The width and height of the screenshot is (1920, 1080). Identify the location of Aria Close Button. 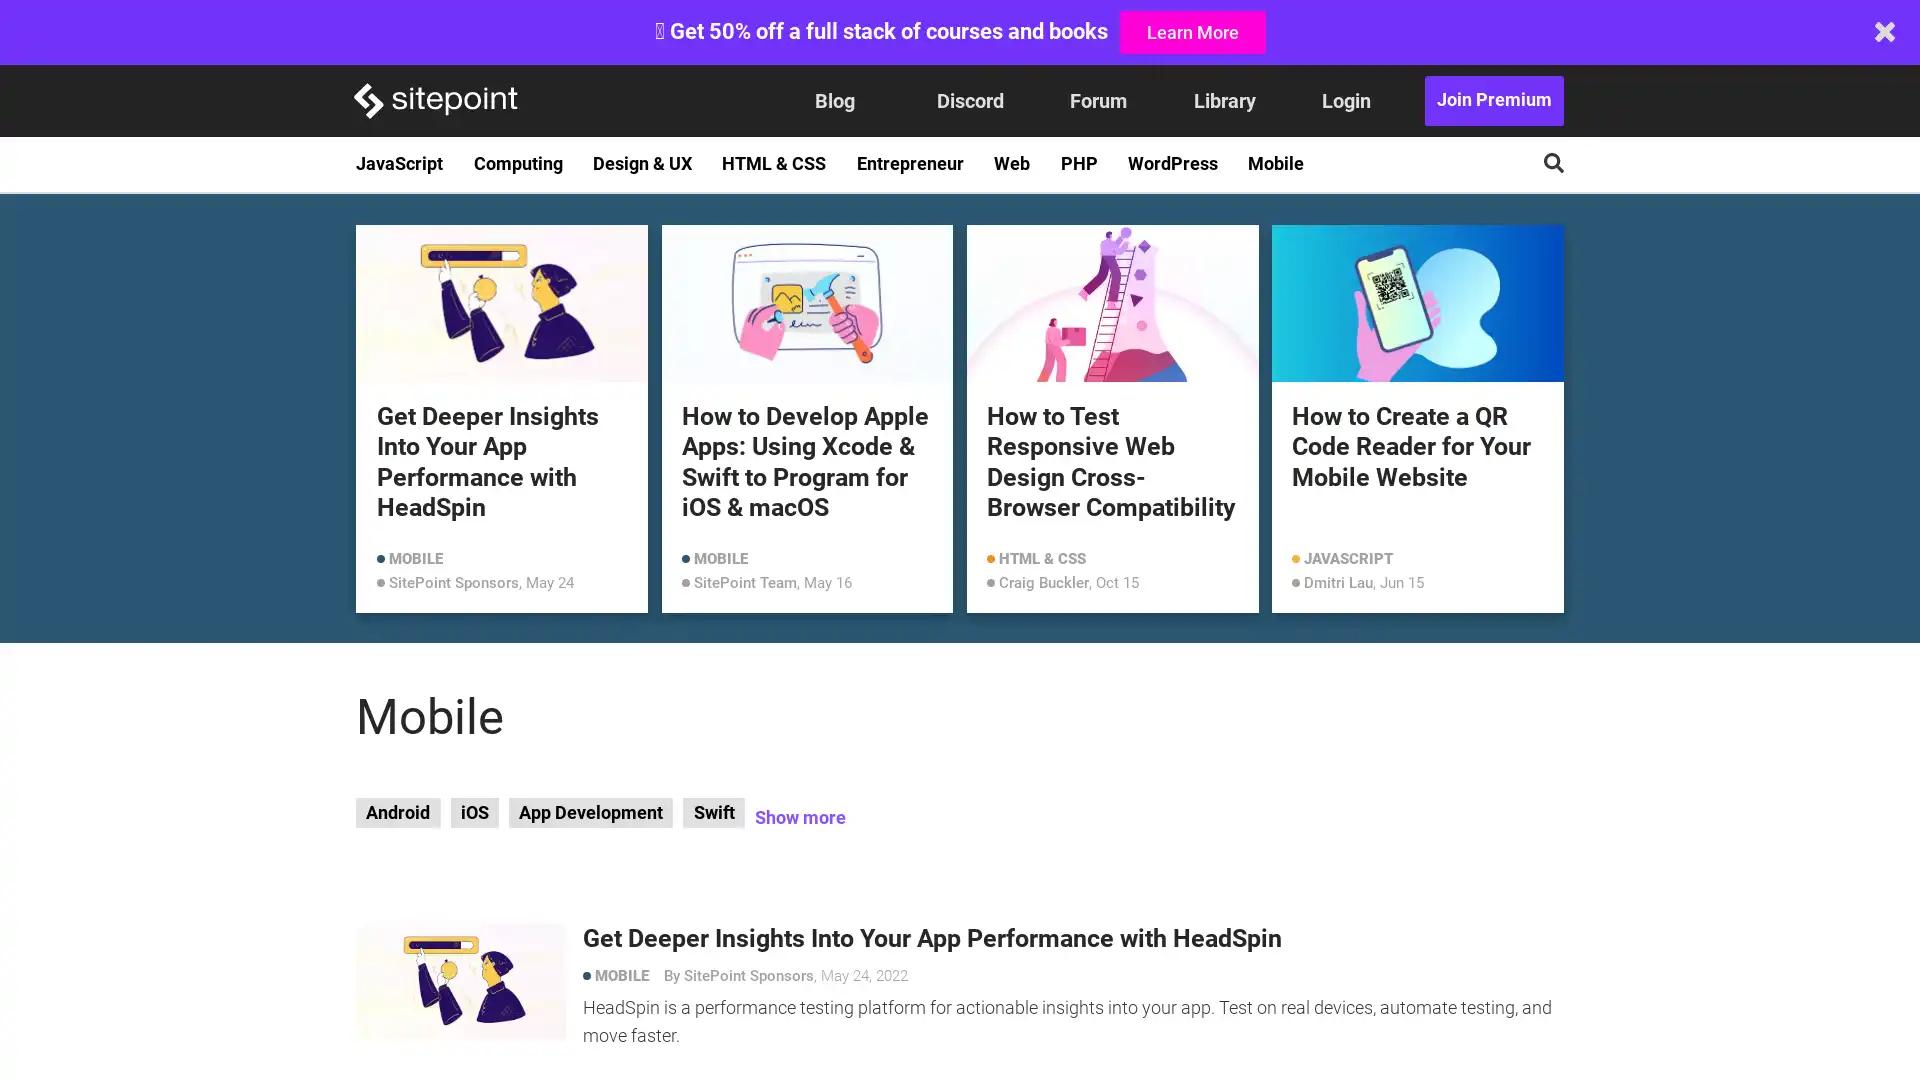
(1884, 31).